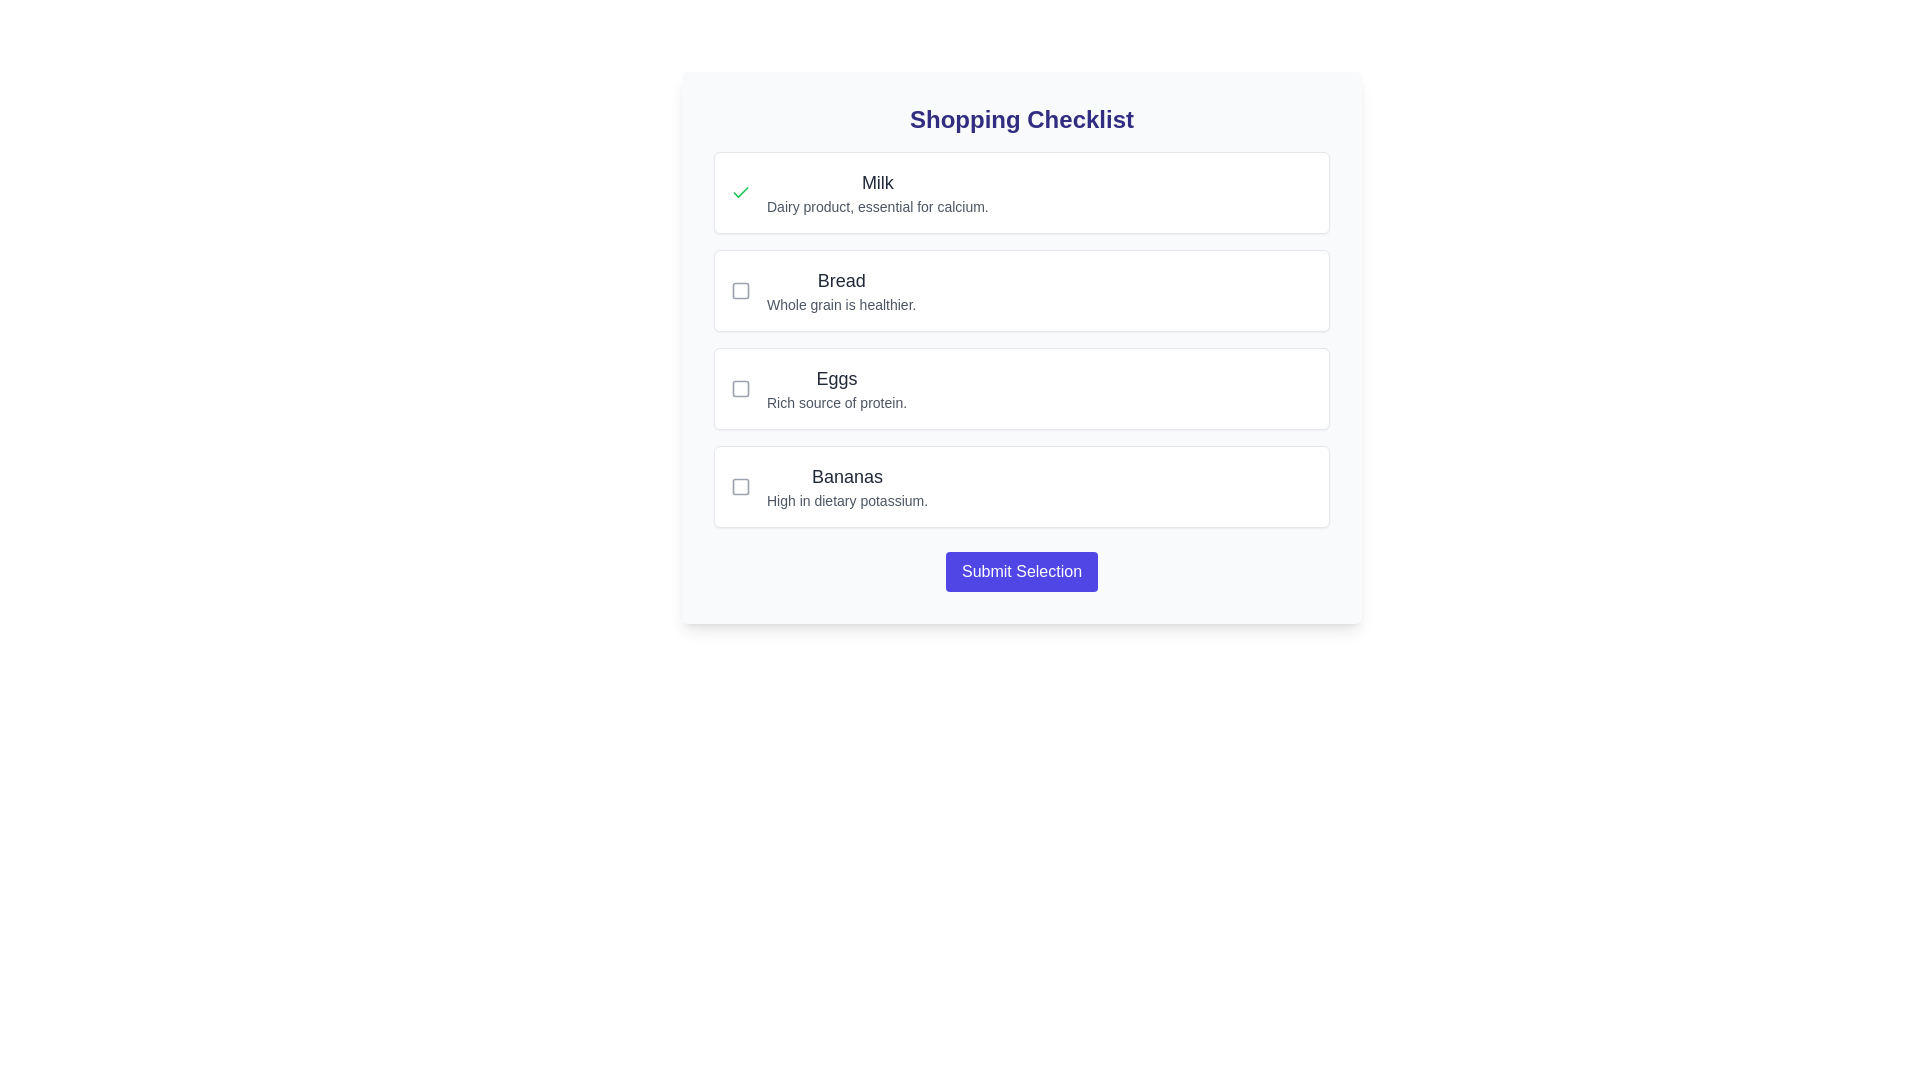 Image resolution: width=1920 pixels, height=1080 pixels. Describe the element at coordinates (1022, 389) in the screenshot. I see `the 'Eggs' card with checkbox, which is the third item in the checklist` at that location.